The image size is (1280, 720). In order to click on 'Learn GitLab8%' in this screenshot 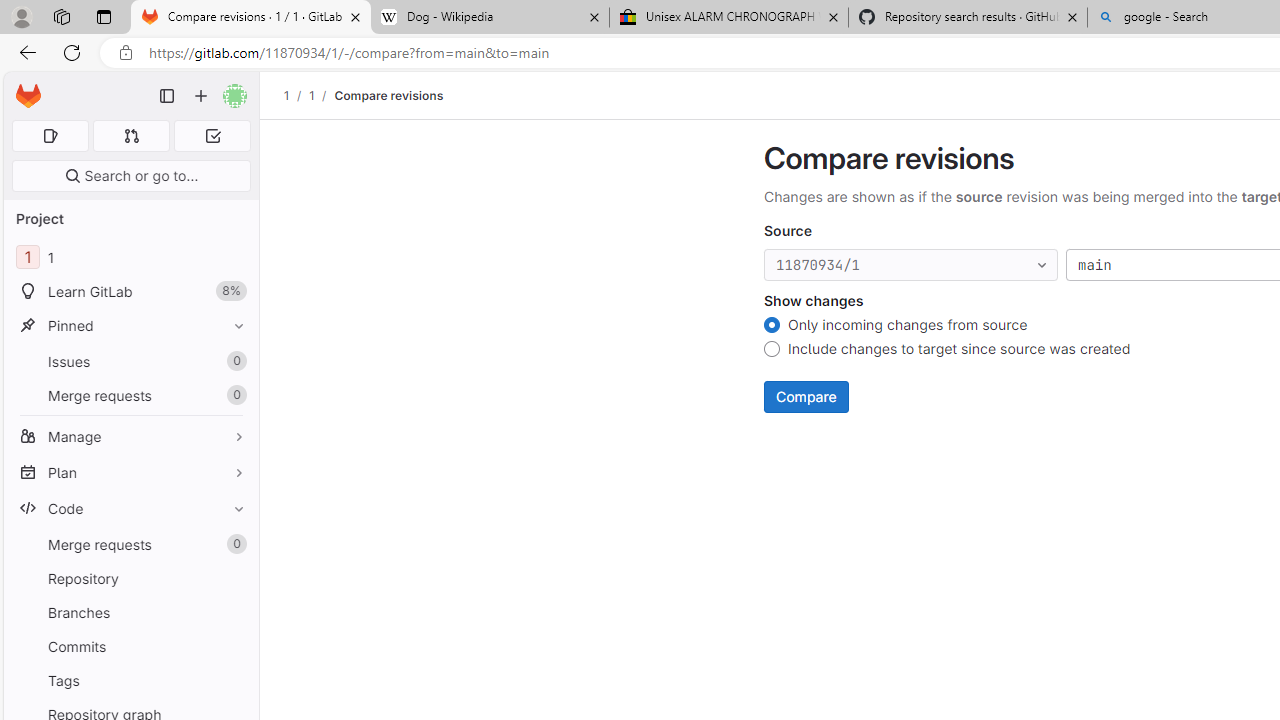, I will do `click(130, 291)`.